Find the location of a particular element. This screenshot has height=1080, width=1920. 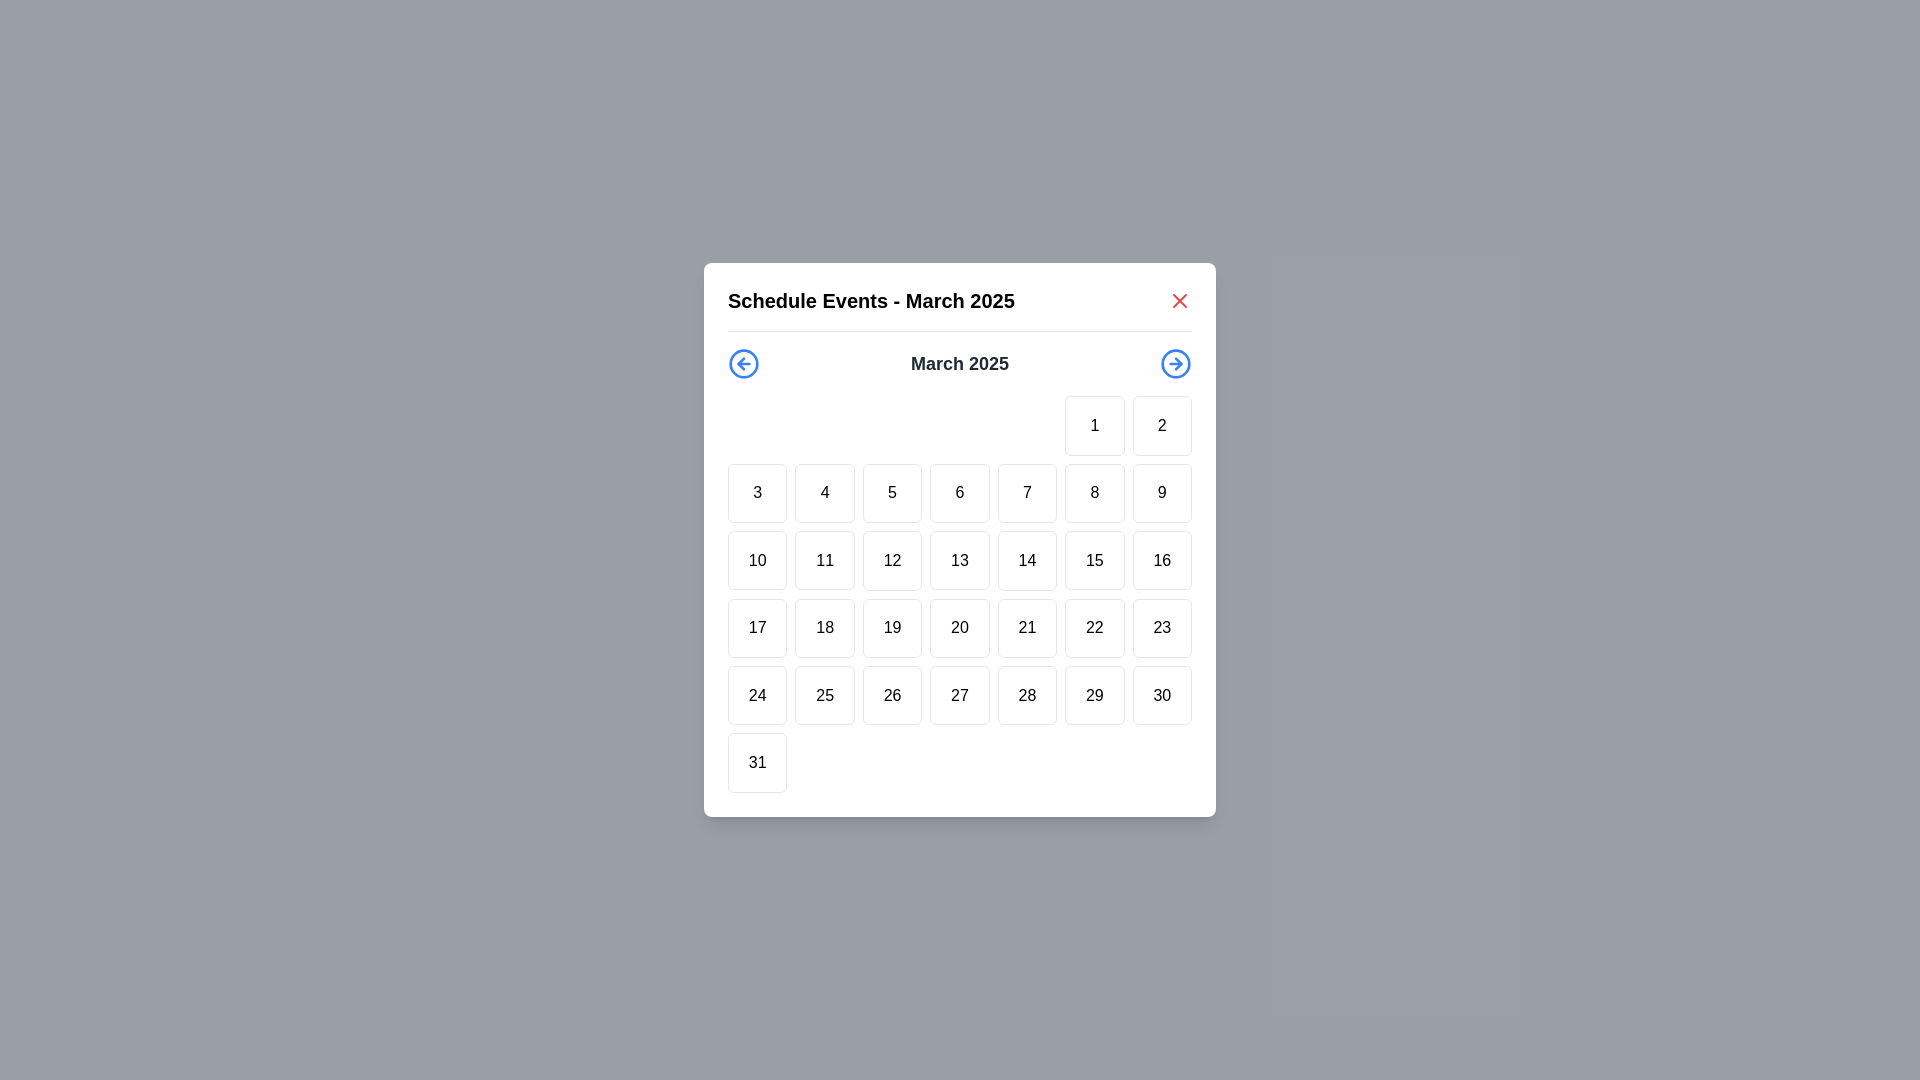

the circular right arrow icon button rendered in blue, which is located to the right of the text 'March 2025' in the header area is located at coordinates (1176, 363).